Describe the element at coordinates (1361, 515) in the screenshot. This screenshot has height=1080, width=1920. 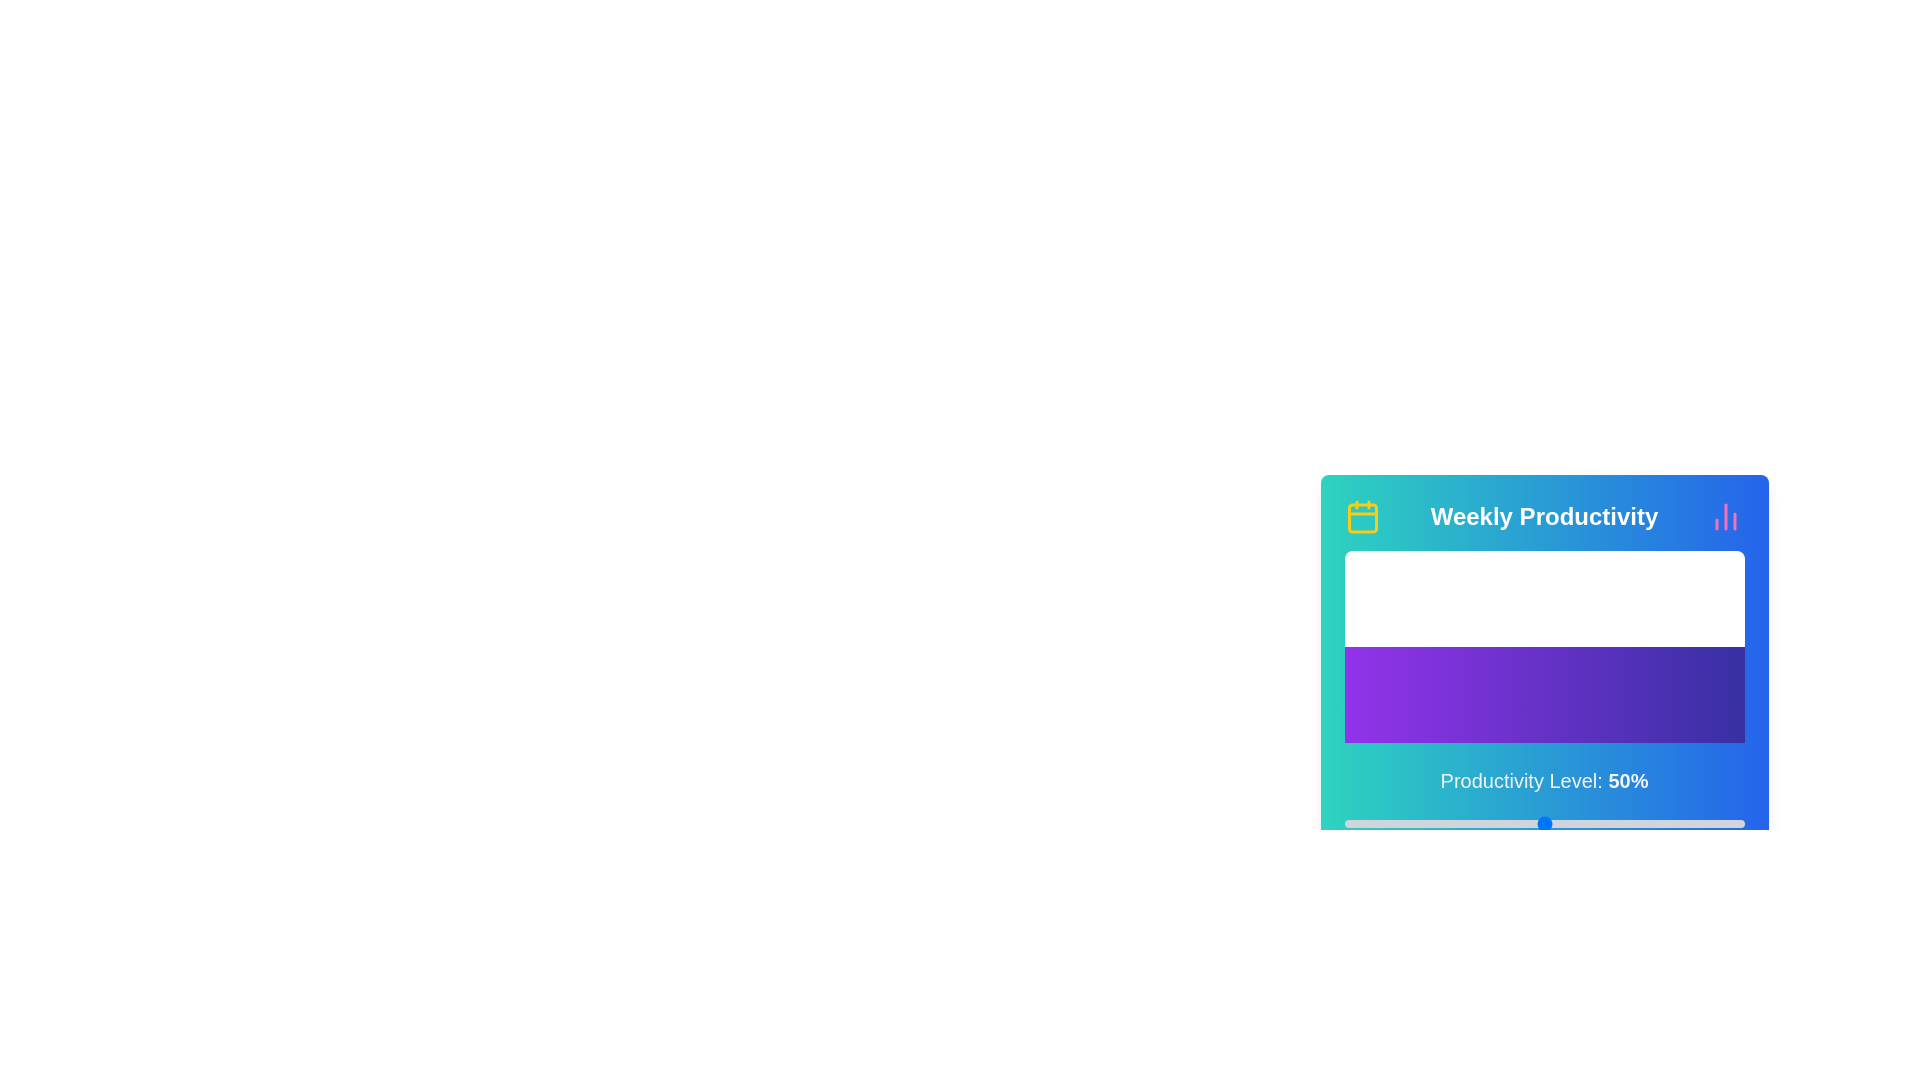
I see `the calendar icon to open the calendar functionality` at that location.